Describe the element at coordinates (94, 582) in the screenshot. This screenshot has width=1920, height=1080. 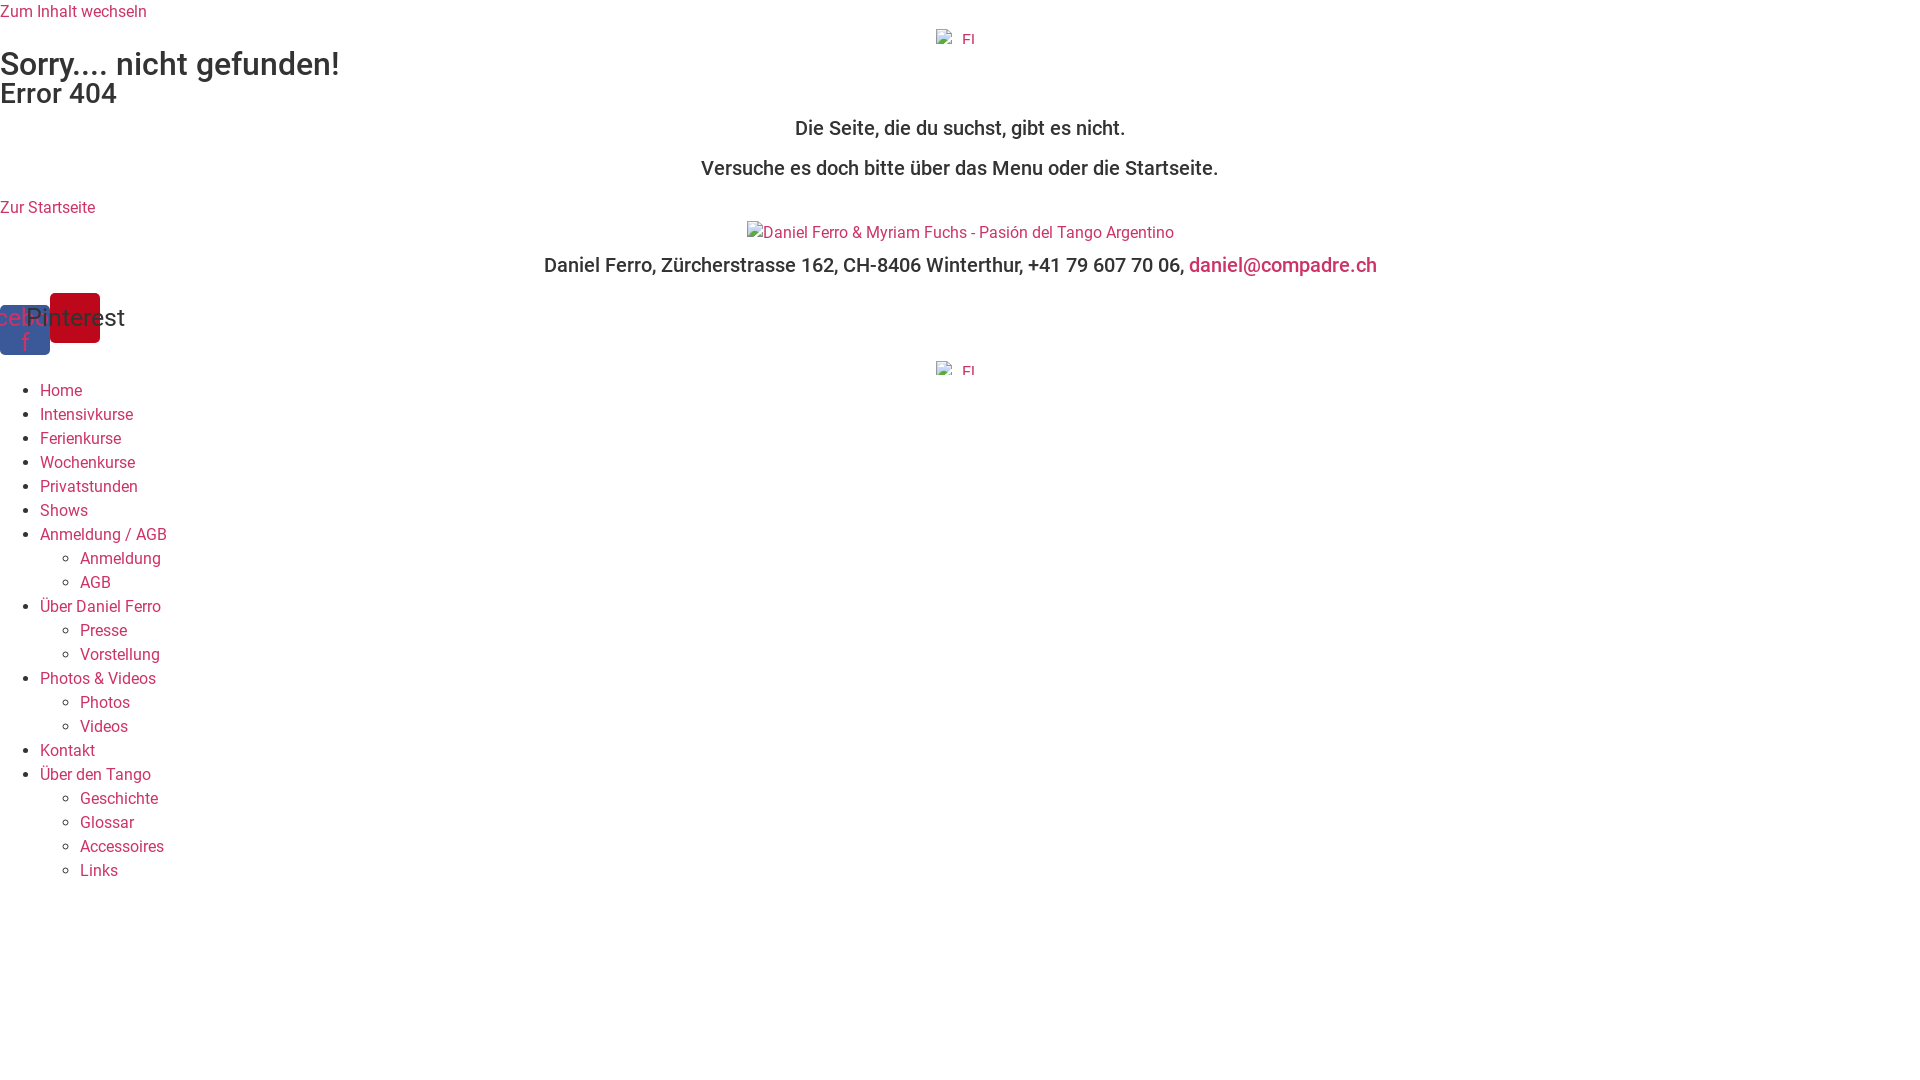
I see `'AGB'` at that location.